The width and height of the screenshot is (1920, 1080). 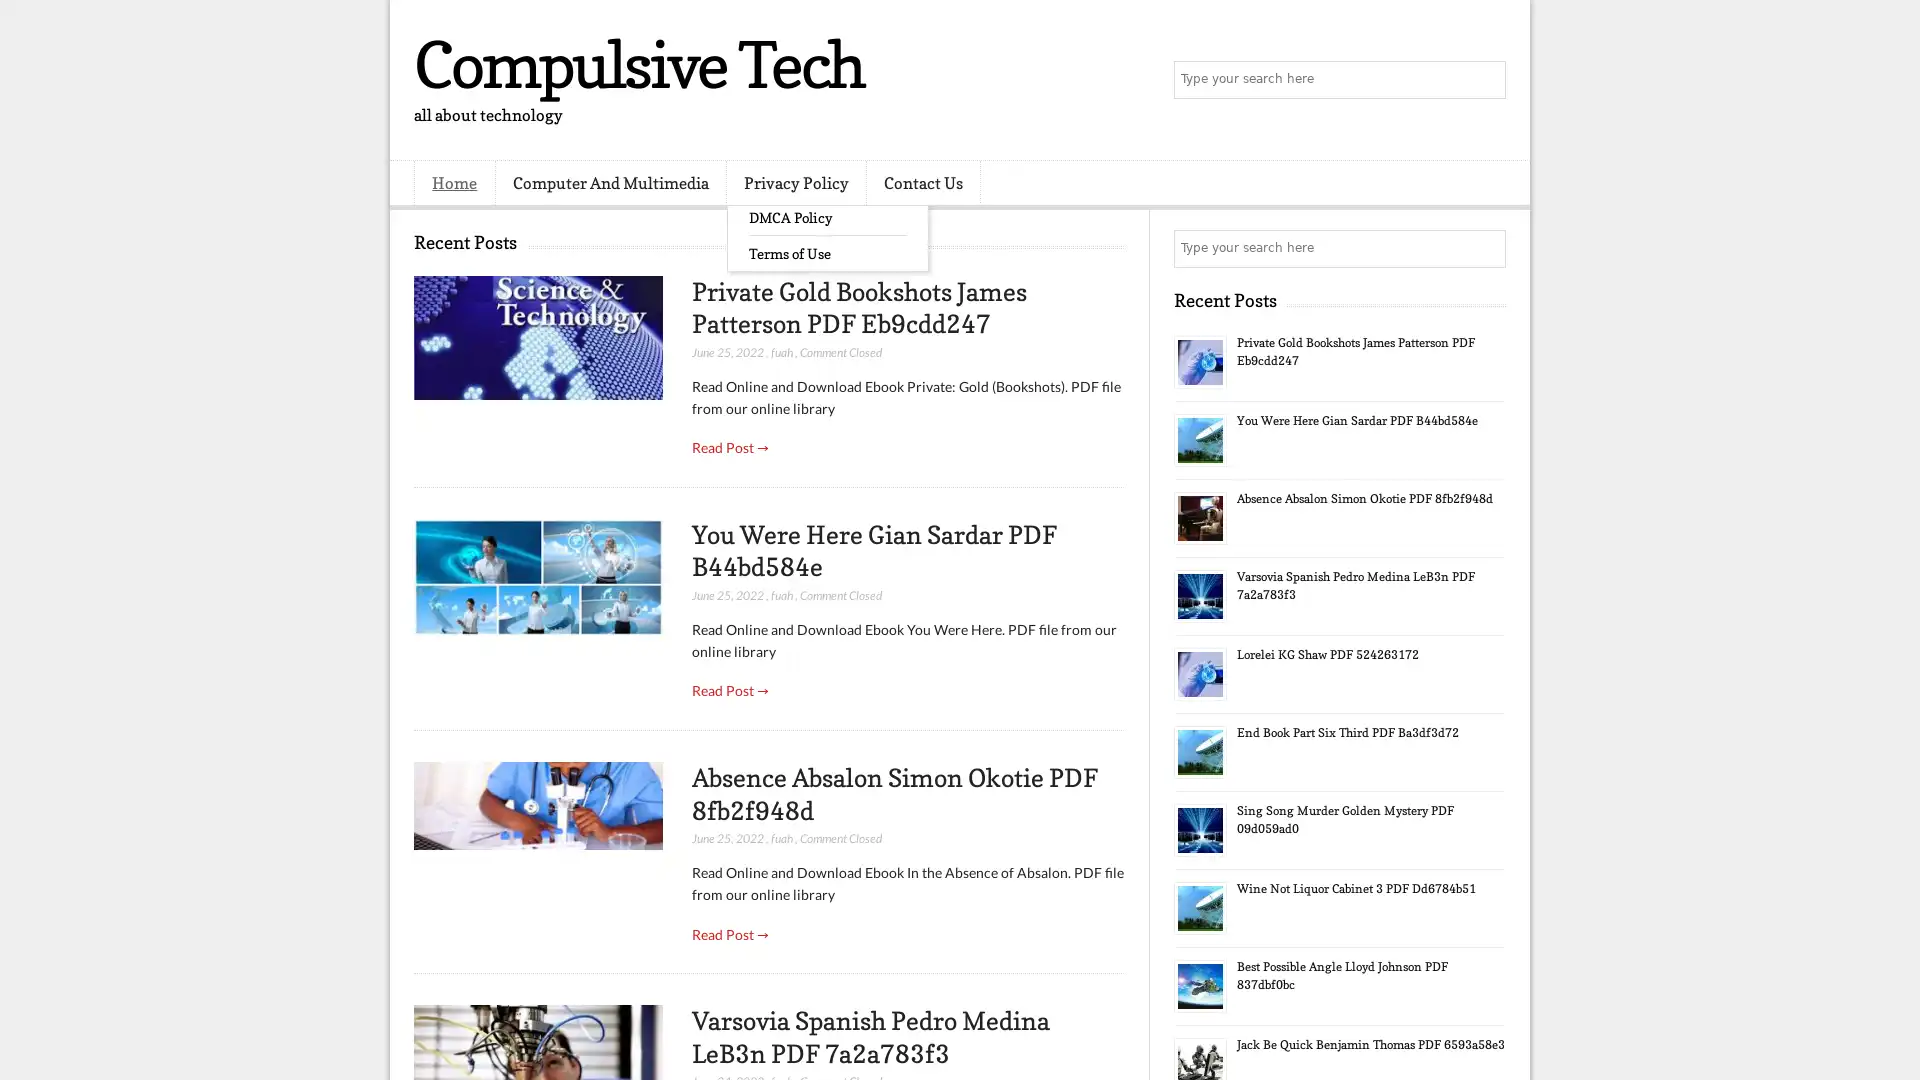 What do you see at coordinates (1485, 248) in the screenshot?
I see `Search` at bounding box center [1485, 248].